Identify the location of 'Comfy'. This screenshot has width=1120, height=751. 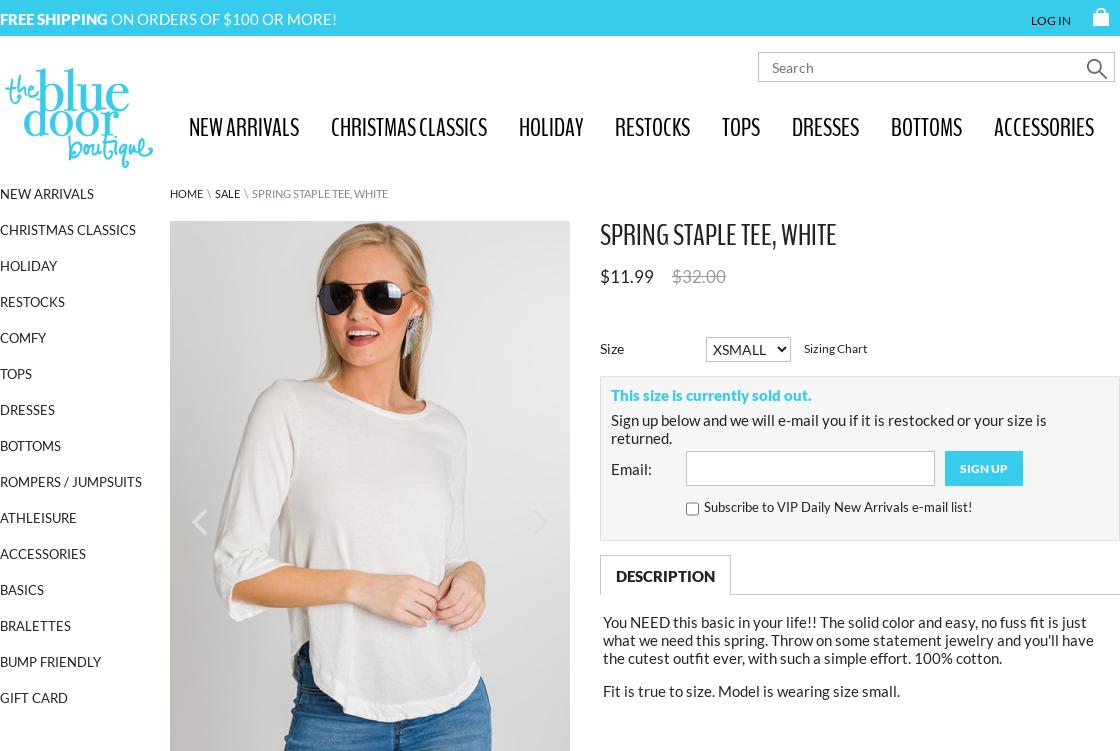
(22, 338).